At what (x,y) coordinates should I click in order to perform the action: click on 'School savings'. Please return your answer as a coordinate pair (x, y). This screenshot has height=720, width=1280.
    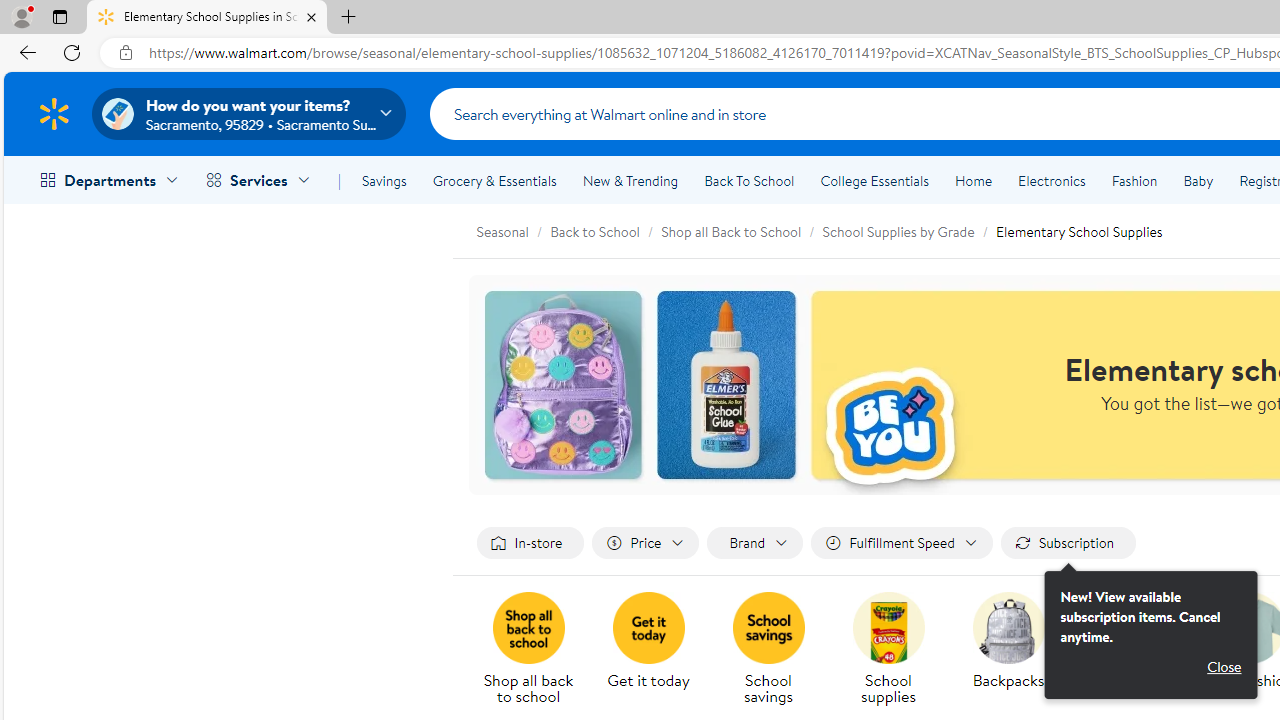
    Looking at the image, I should click on (775, 650).